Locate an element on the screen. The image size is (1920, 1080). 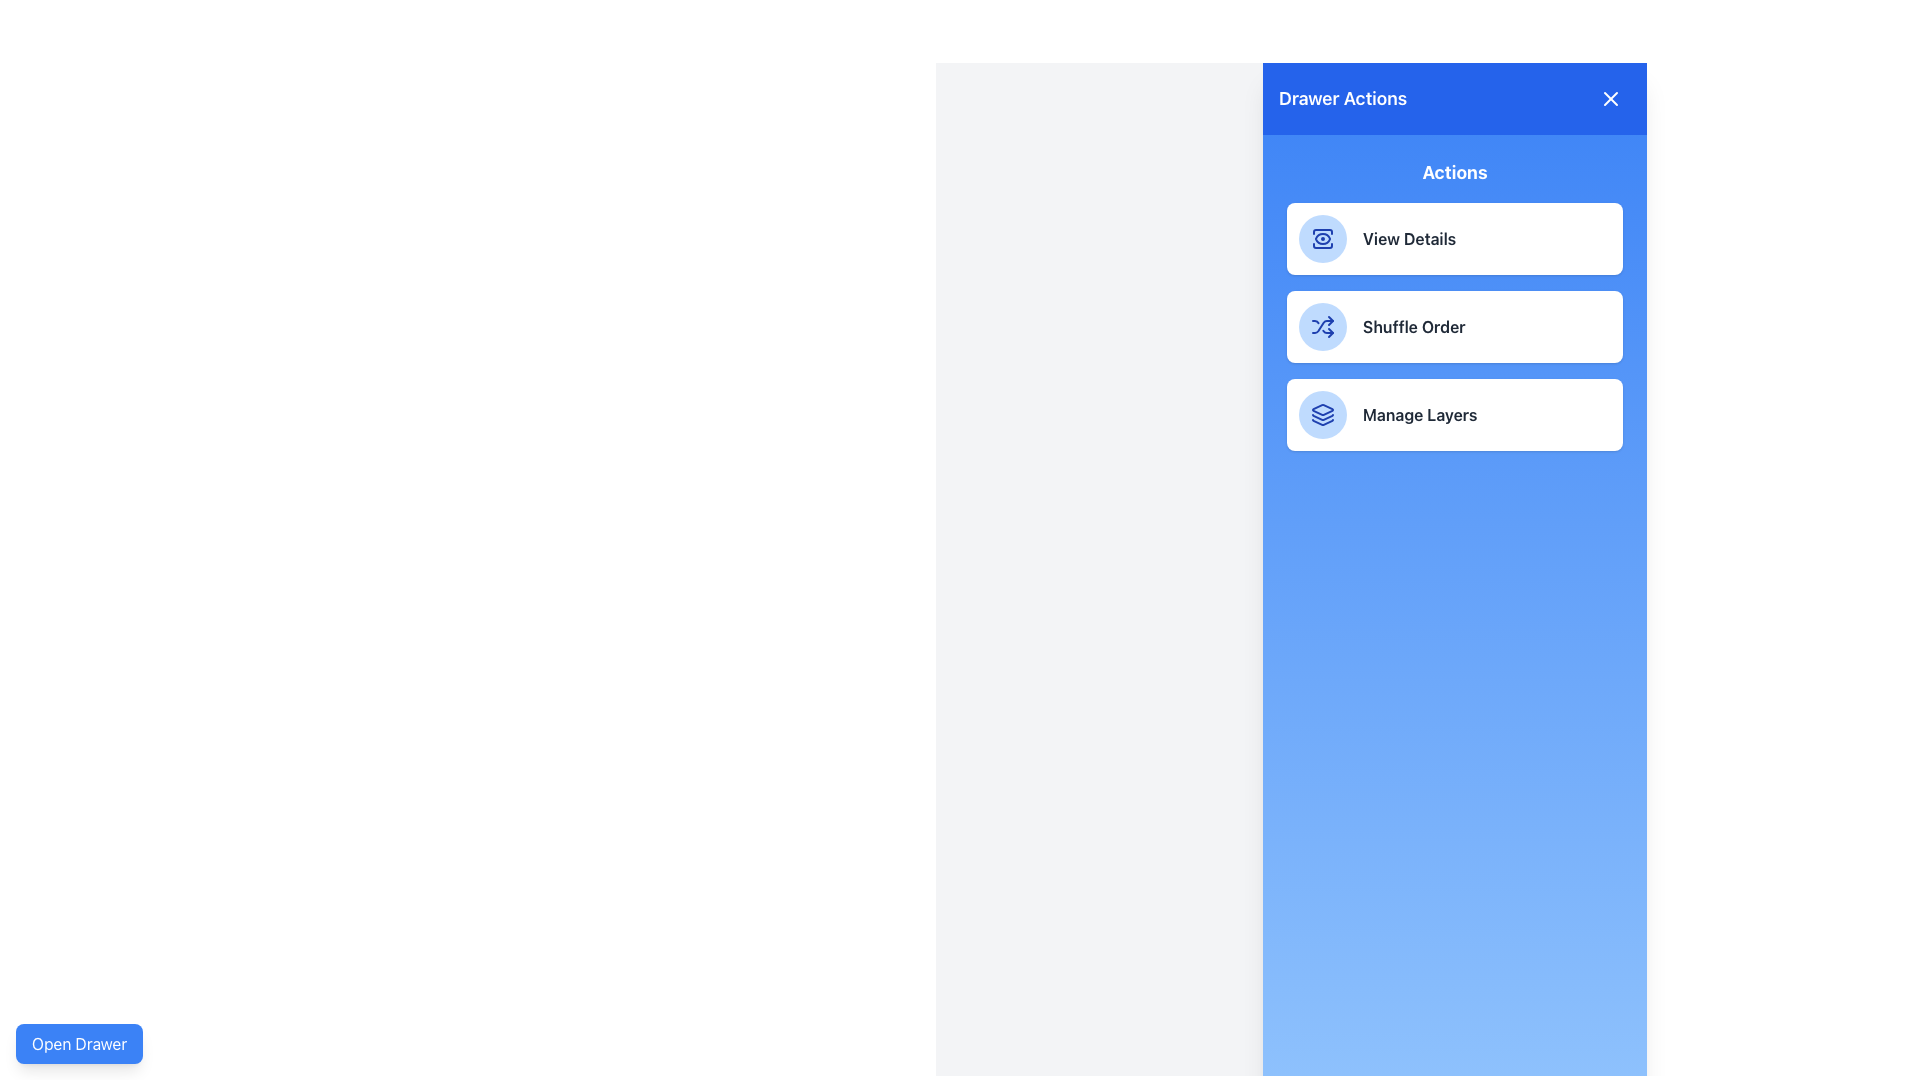
the static text element located within the first of three vertically aligned buttons in the drawer, positioned to the right of an icon is located at coordinates (1408, 238).